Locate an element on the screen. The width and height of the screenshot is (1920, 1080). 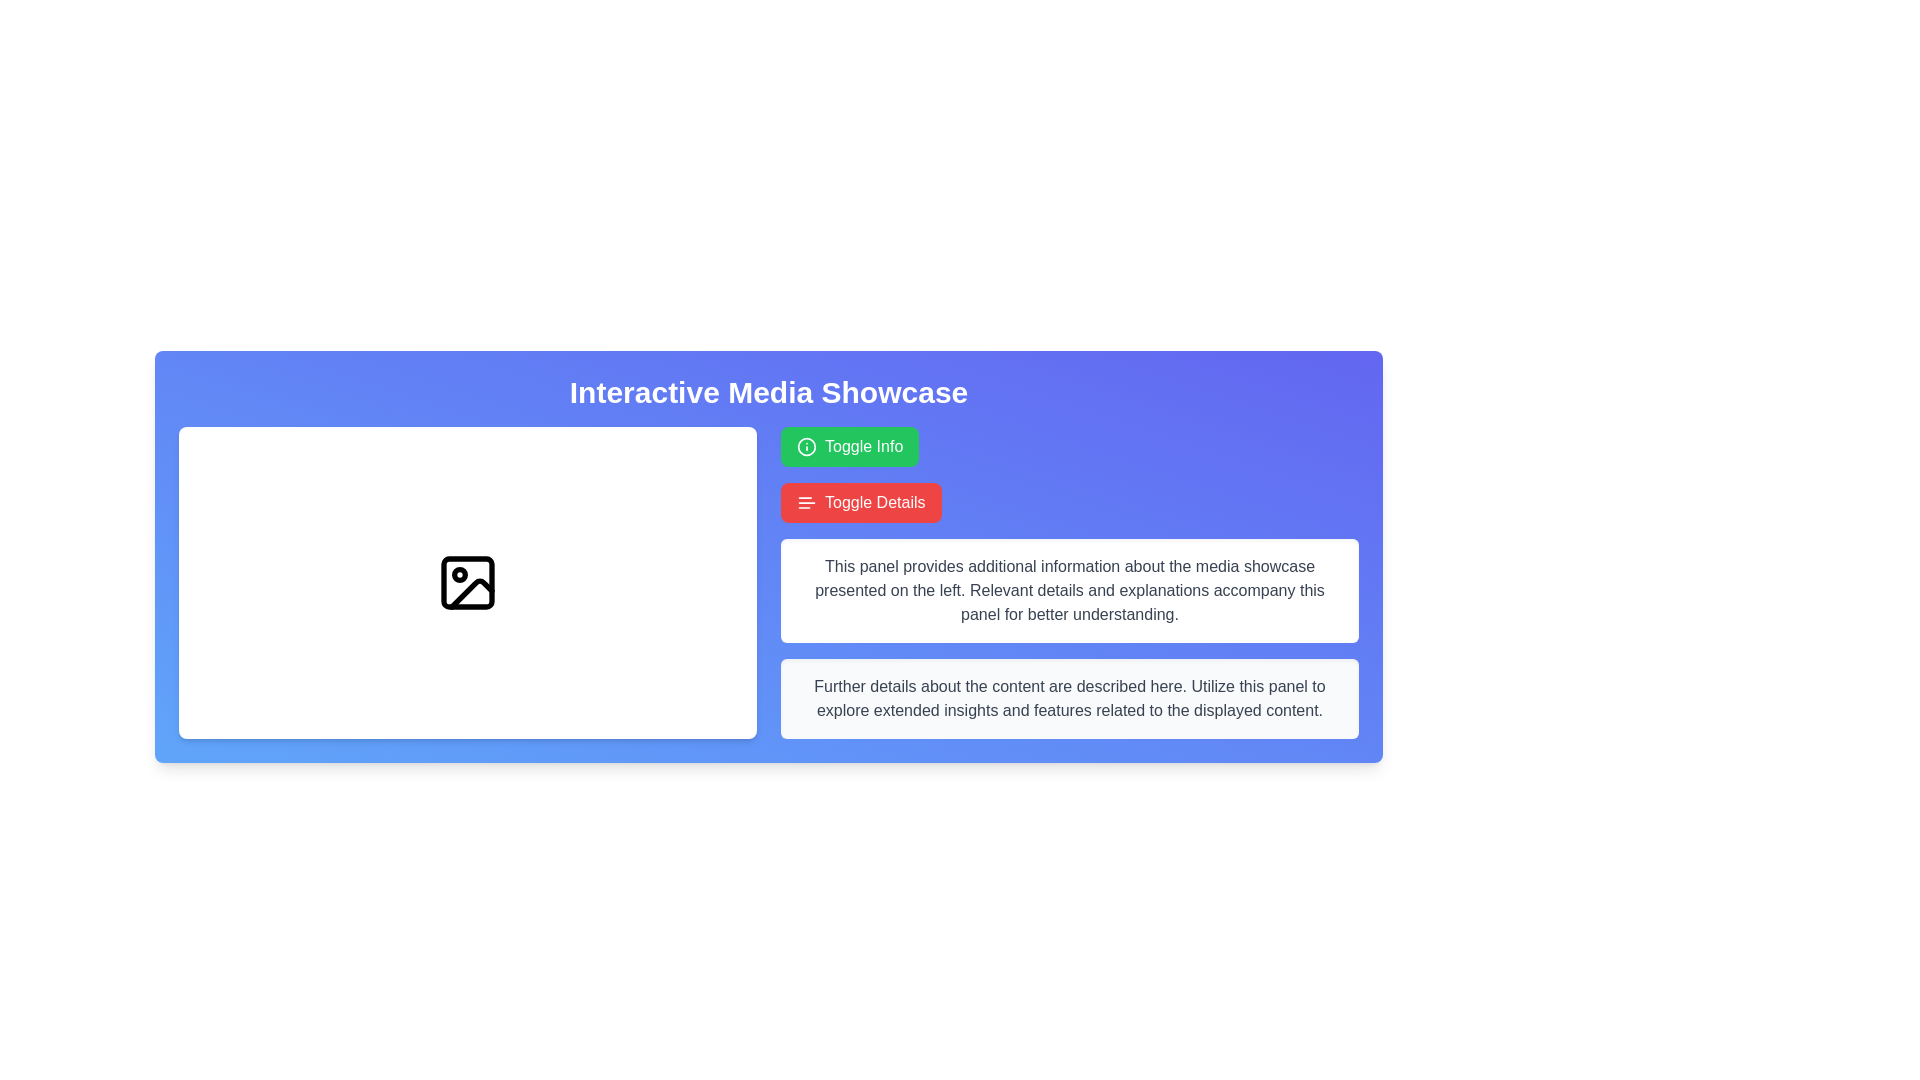
the text block containing the content 'Further details about the content are described here.' is located at coordinates (1069, 697).